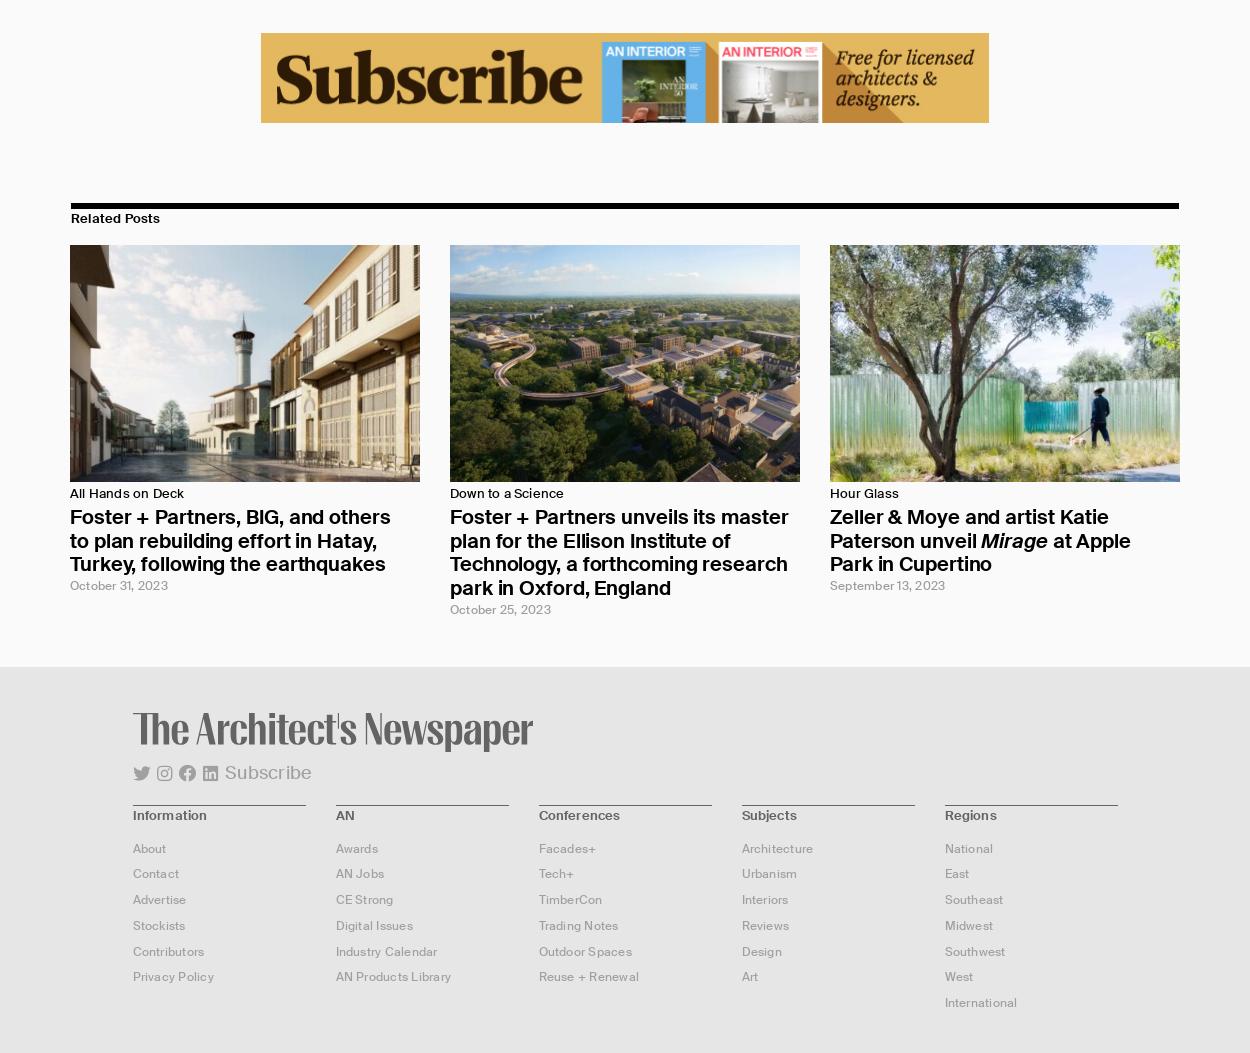 The height and width of the screenshot is (1053, 1250). Describe the element at coordinates (973, 949) in the screenshot. I see `'Southwest'` at that location.